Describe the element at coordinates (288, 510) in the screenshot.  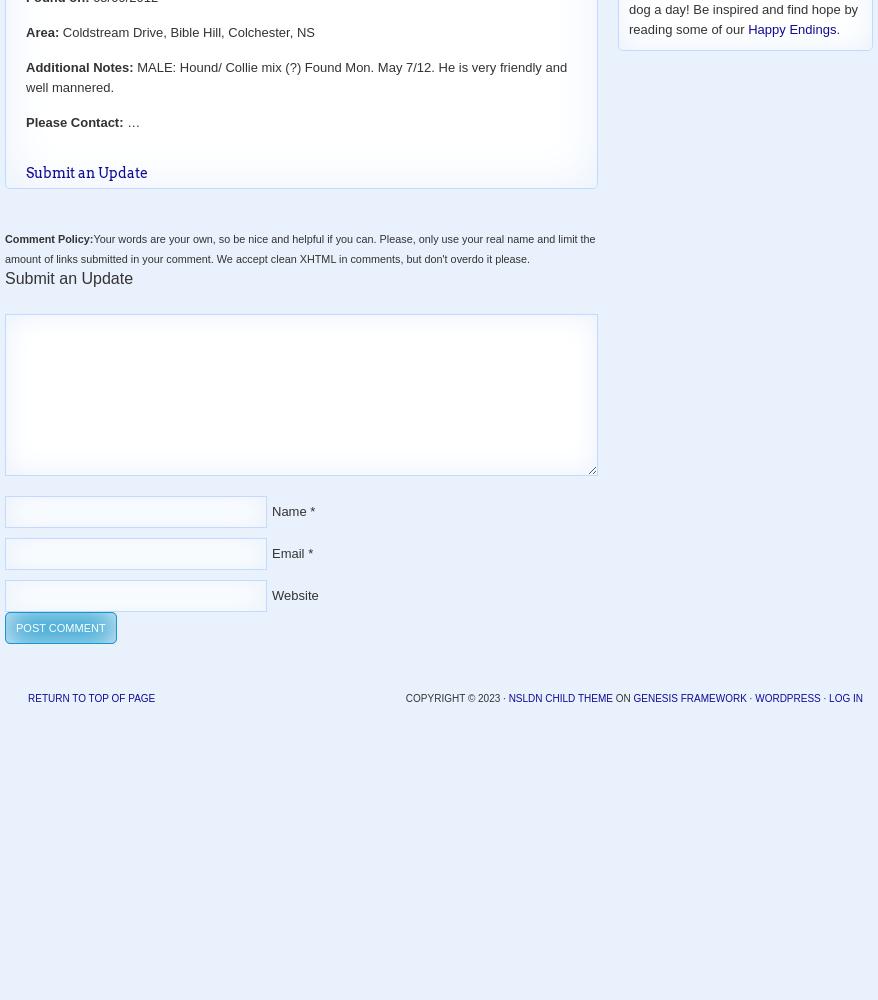
I see `'Name'` at that location.